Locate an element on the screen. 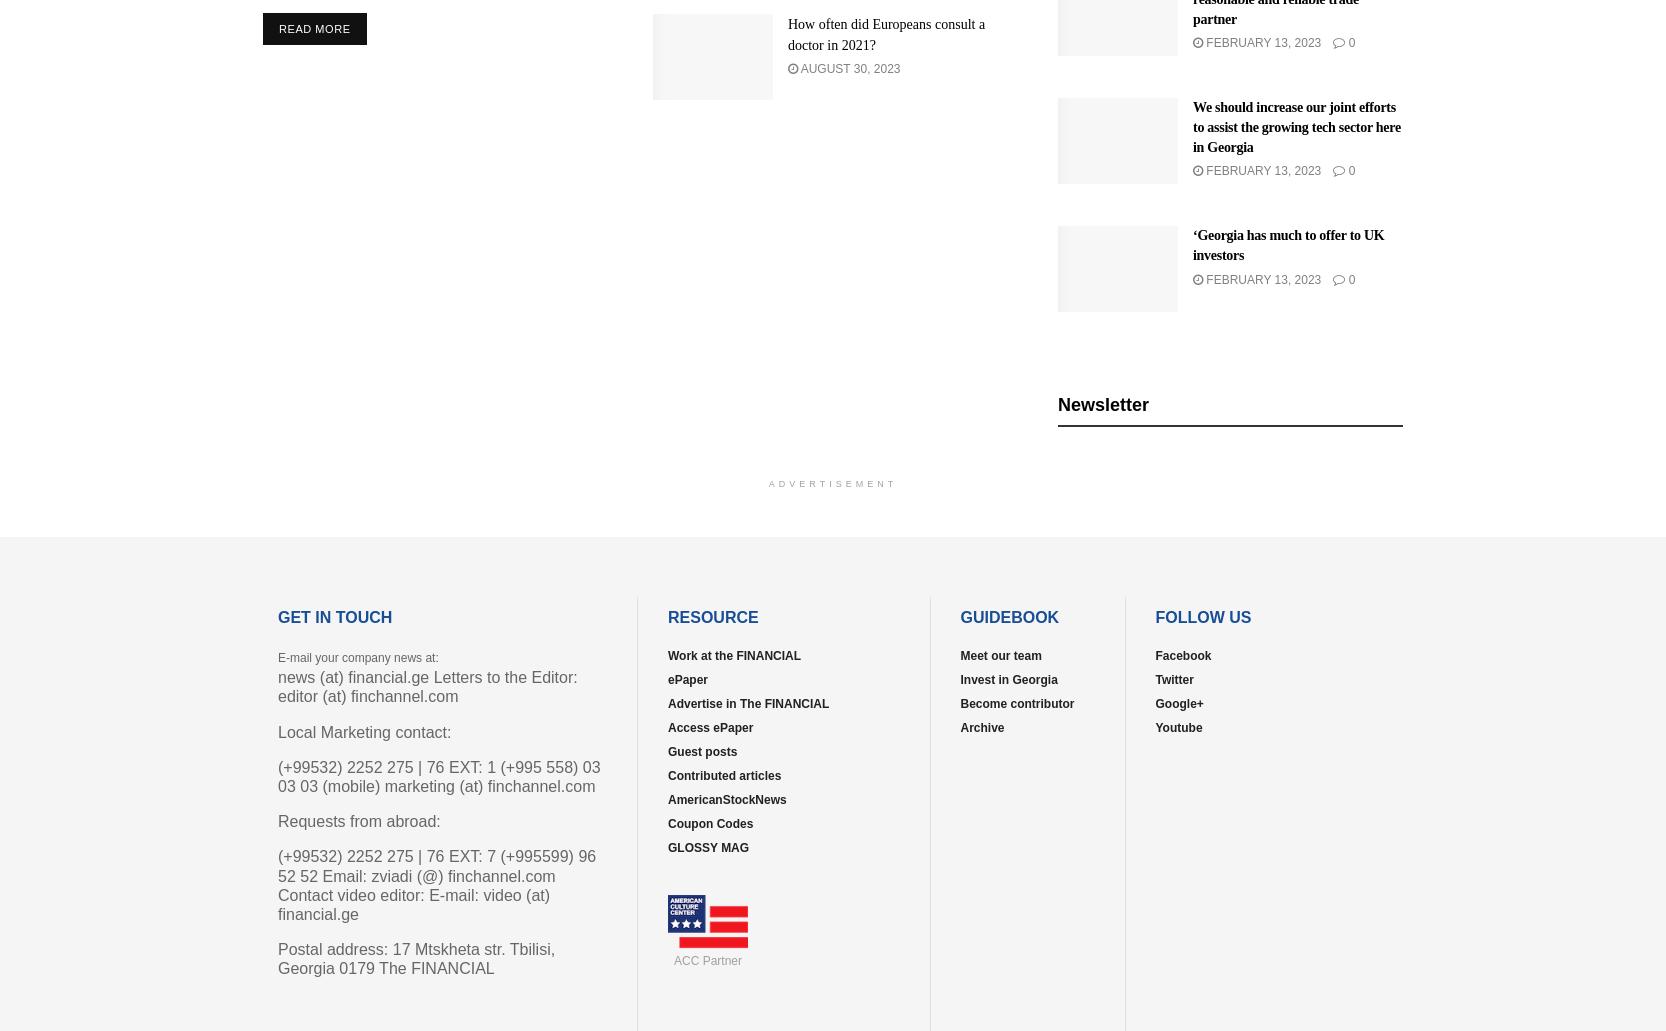 Image resolution: width=1666 pixels, height=1031 pixels. 'in' is located at coordinates (544, 772).